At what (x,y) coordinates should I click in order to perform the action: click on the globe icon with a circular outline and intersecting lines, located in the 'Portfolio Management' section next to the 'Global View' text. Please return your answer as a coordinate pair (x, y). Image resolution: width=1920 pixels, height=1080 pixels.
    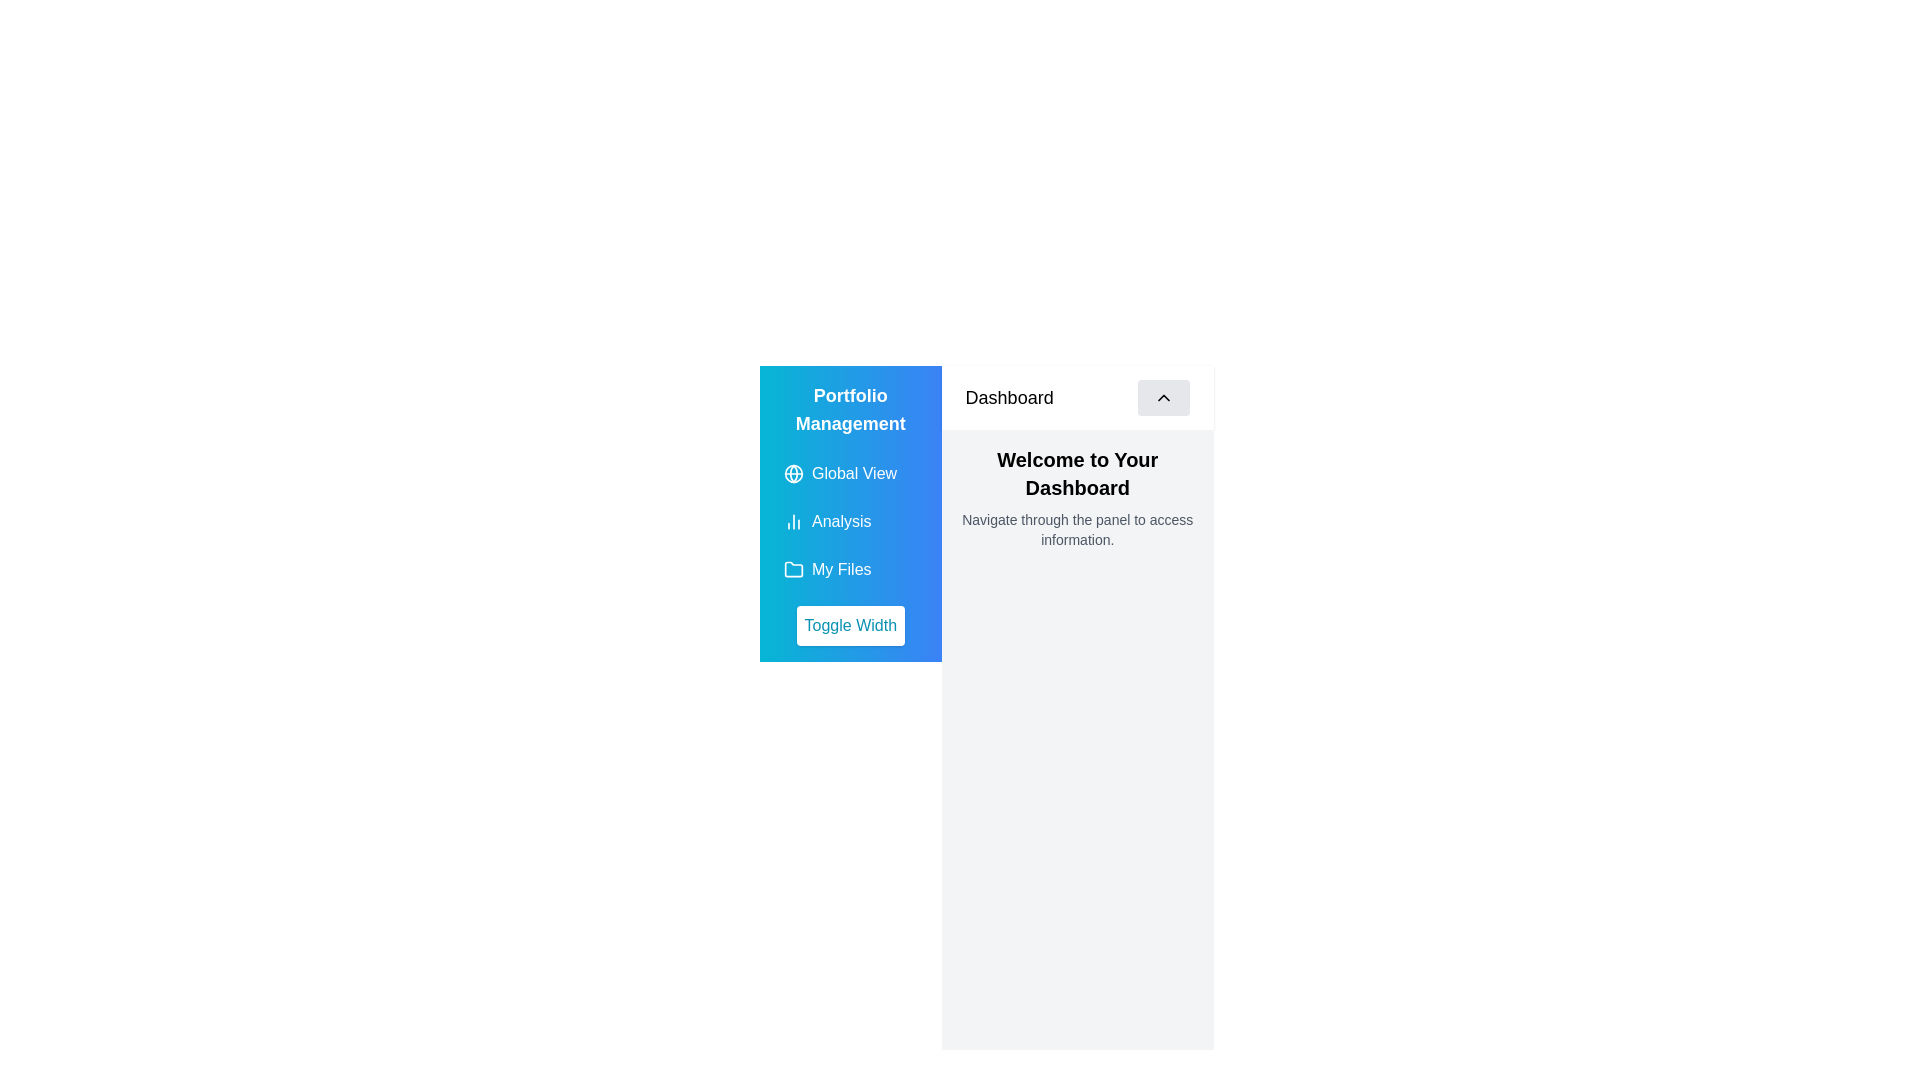
    Looking at the image, I should click on (792, 474).